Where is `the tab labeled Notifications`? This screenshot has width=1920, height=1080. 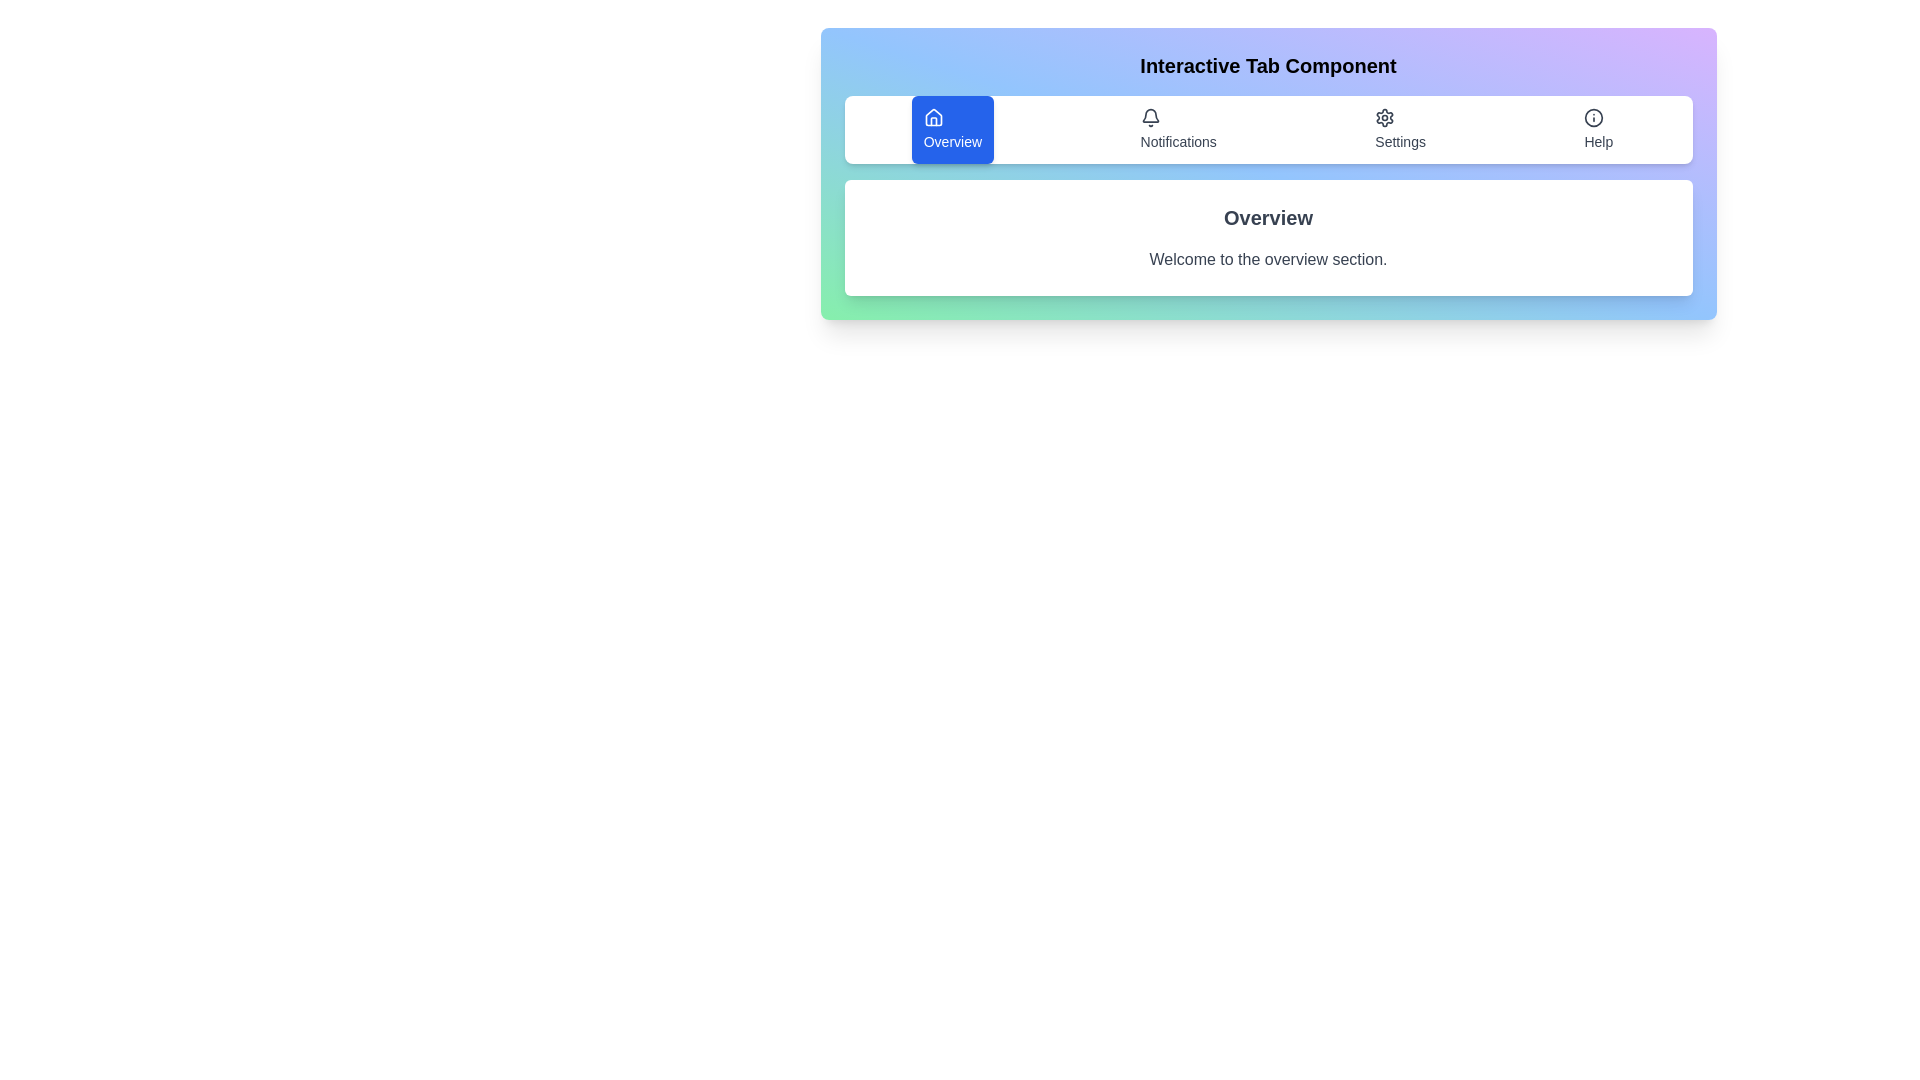 the tab labeled Notifications is located at coordinates (1178, 130).